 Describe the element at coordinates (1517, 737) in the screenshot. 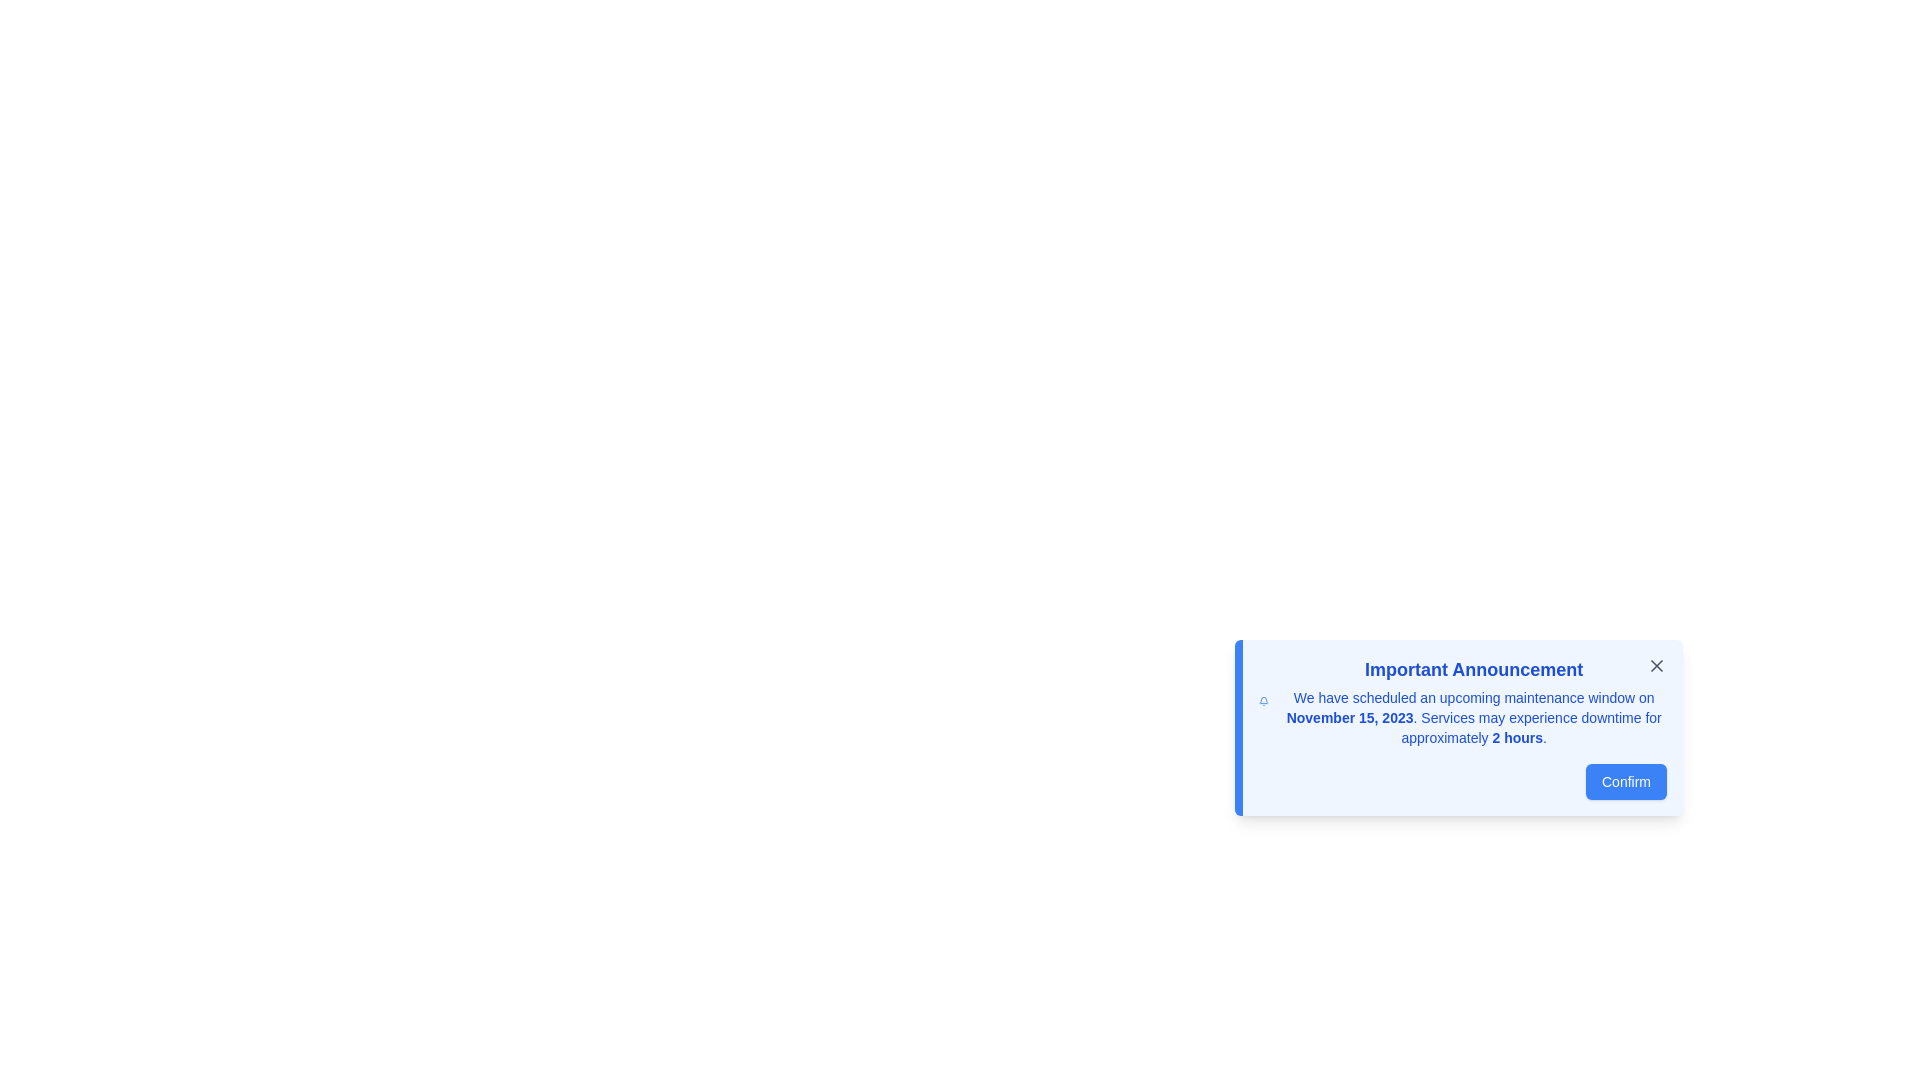

I see `the static text that informs users about the expected duration of the maintenance window, located in the lower right portion of the announcement card after the phrase 'approximately'` at that location.